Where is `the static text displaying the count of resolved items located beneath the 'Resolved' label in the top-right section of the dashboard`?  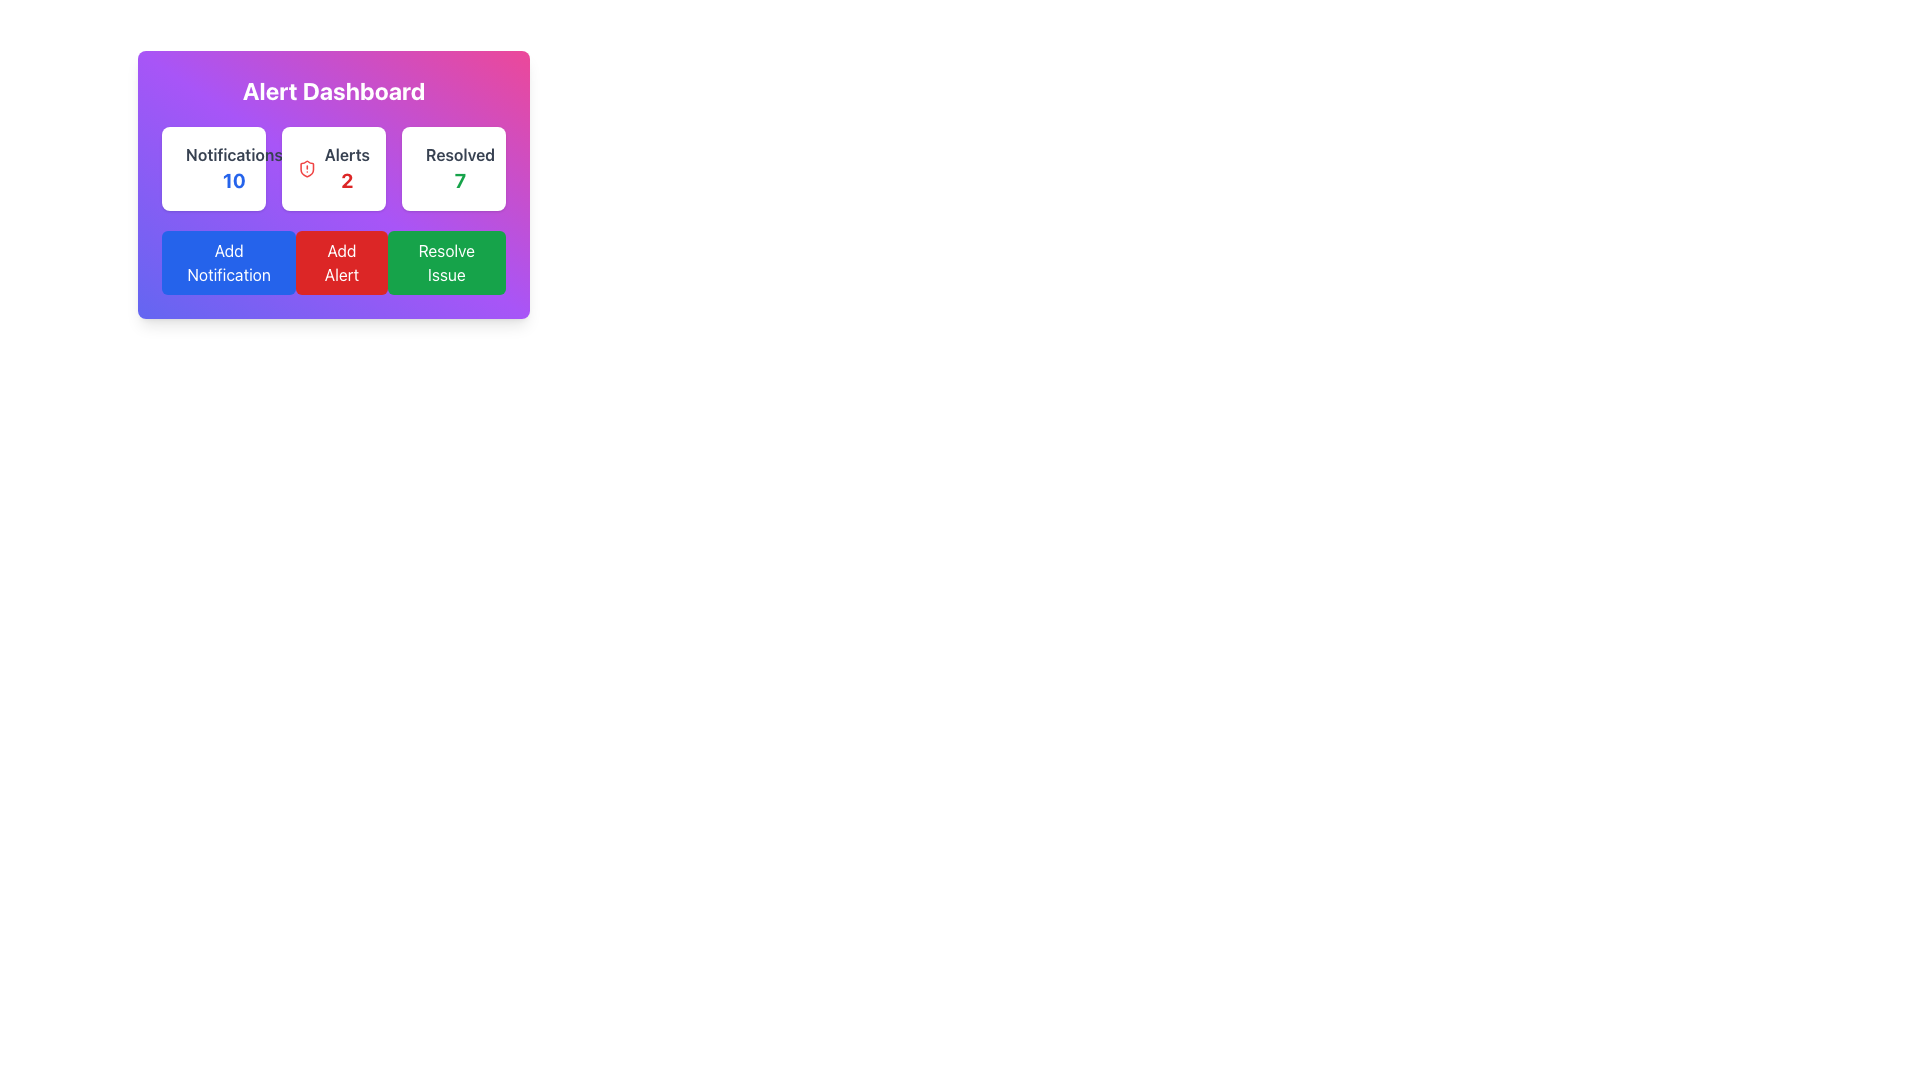 the static text displaying the count of resolved items located beneath the 'Resolved' label in the top-right section of the dashboard is located at coordinates (459, 181).